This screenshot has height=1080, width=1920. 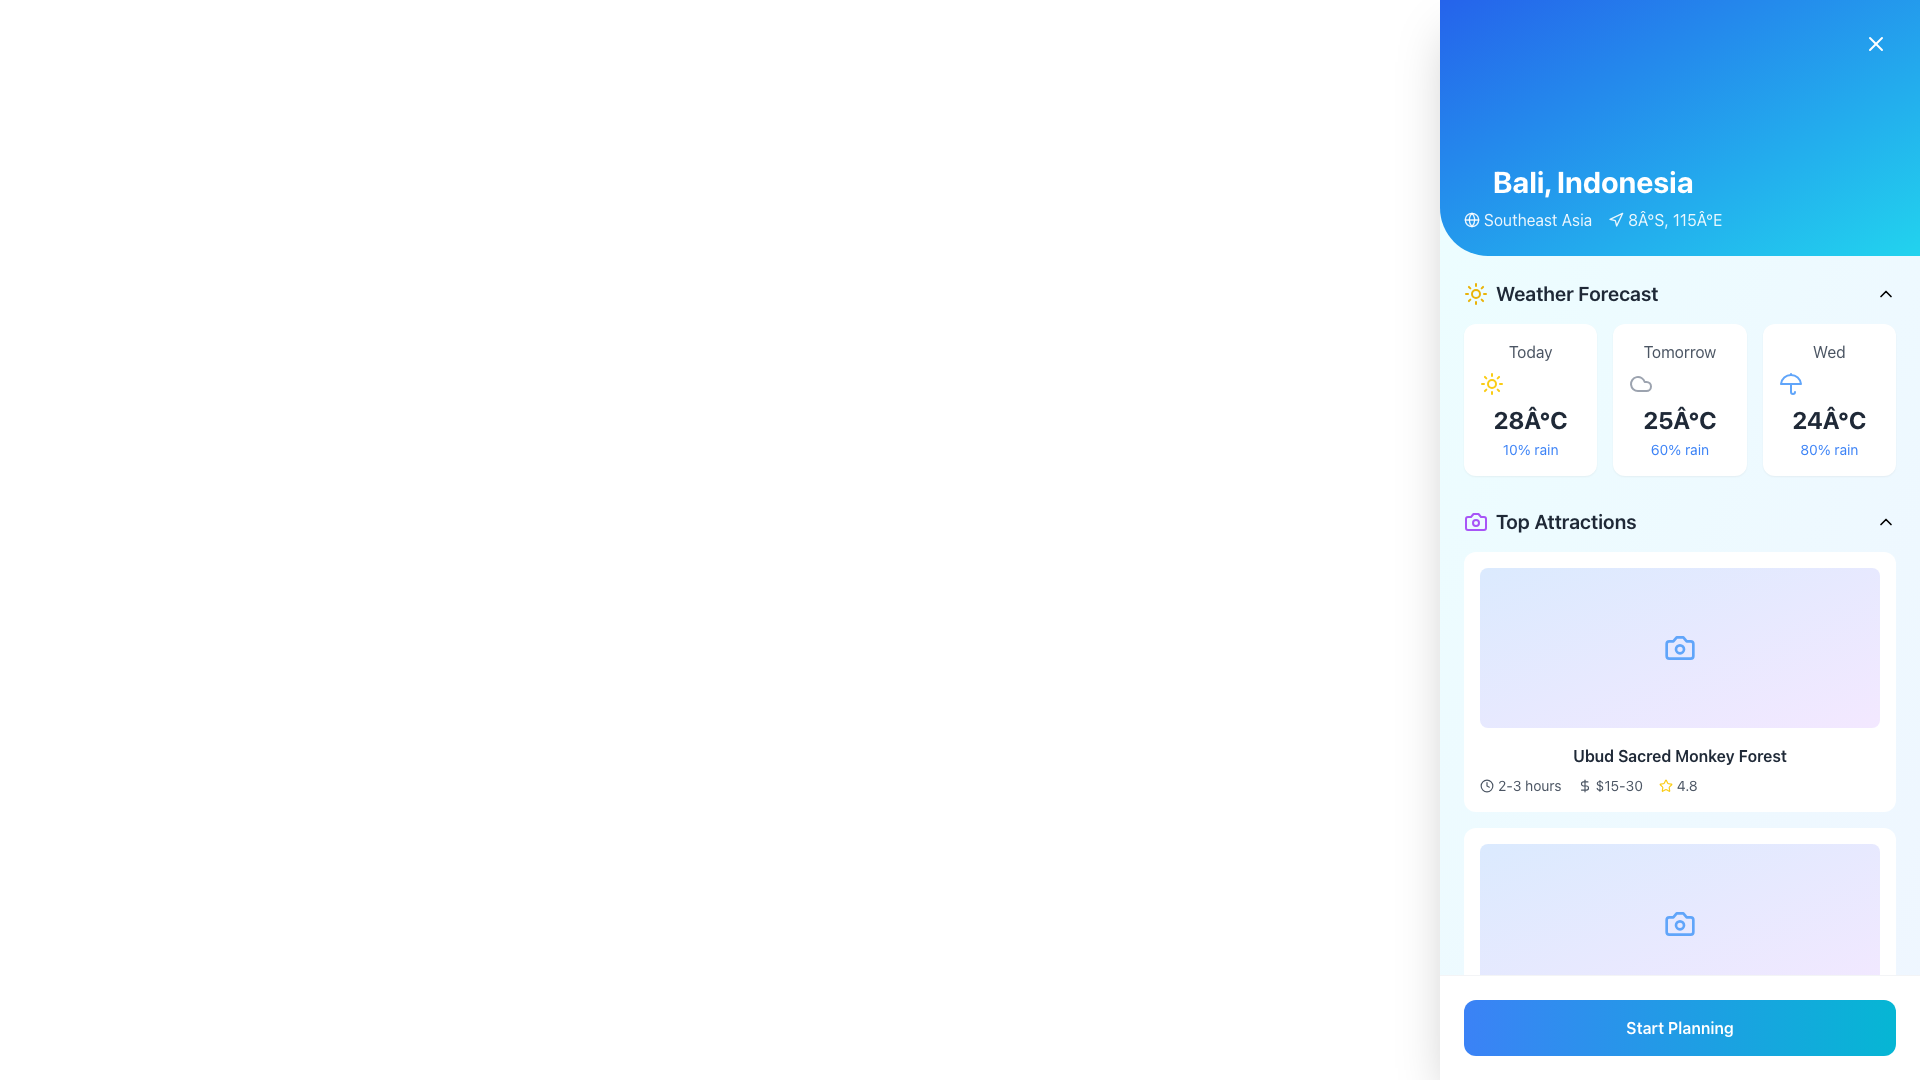 I want to click on the icon adjacent to the Text label that provides geographic coordinates for more information, so click(x=1665, y=219).